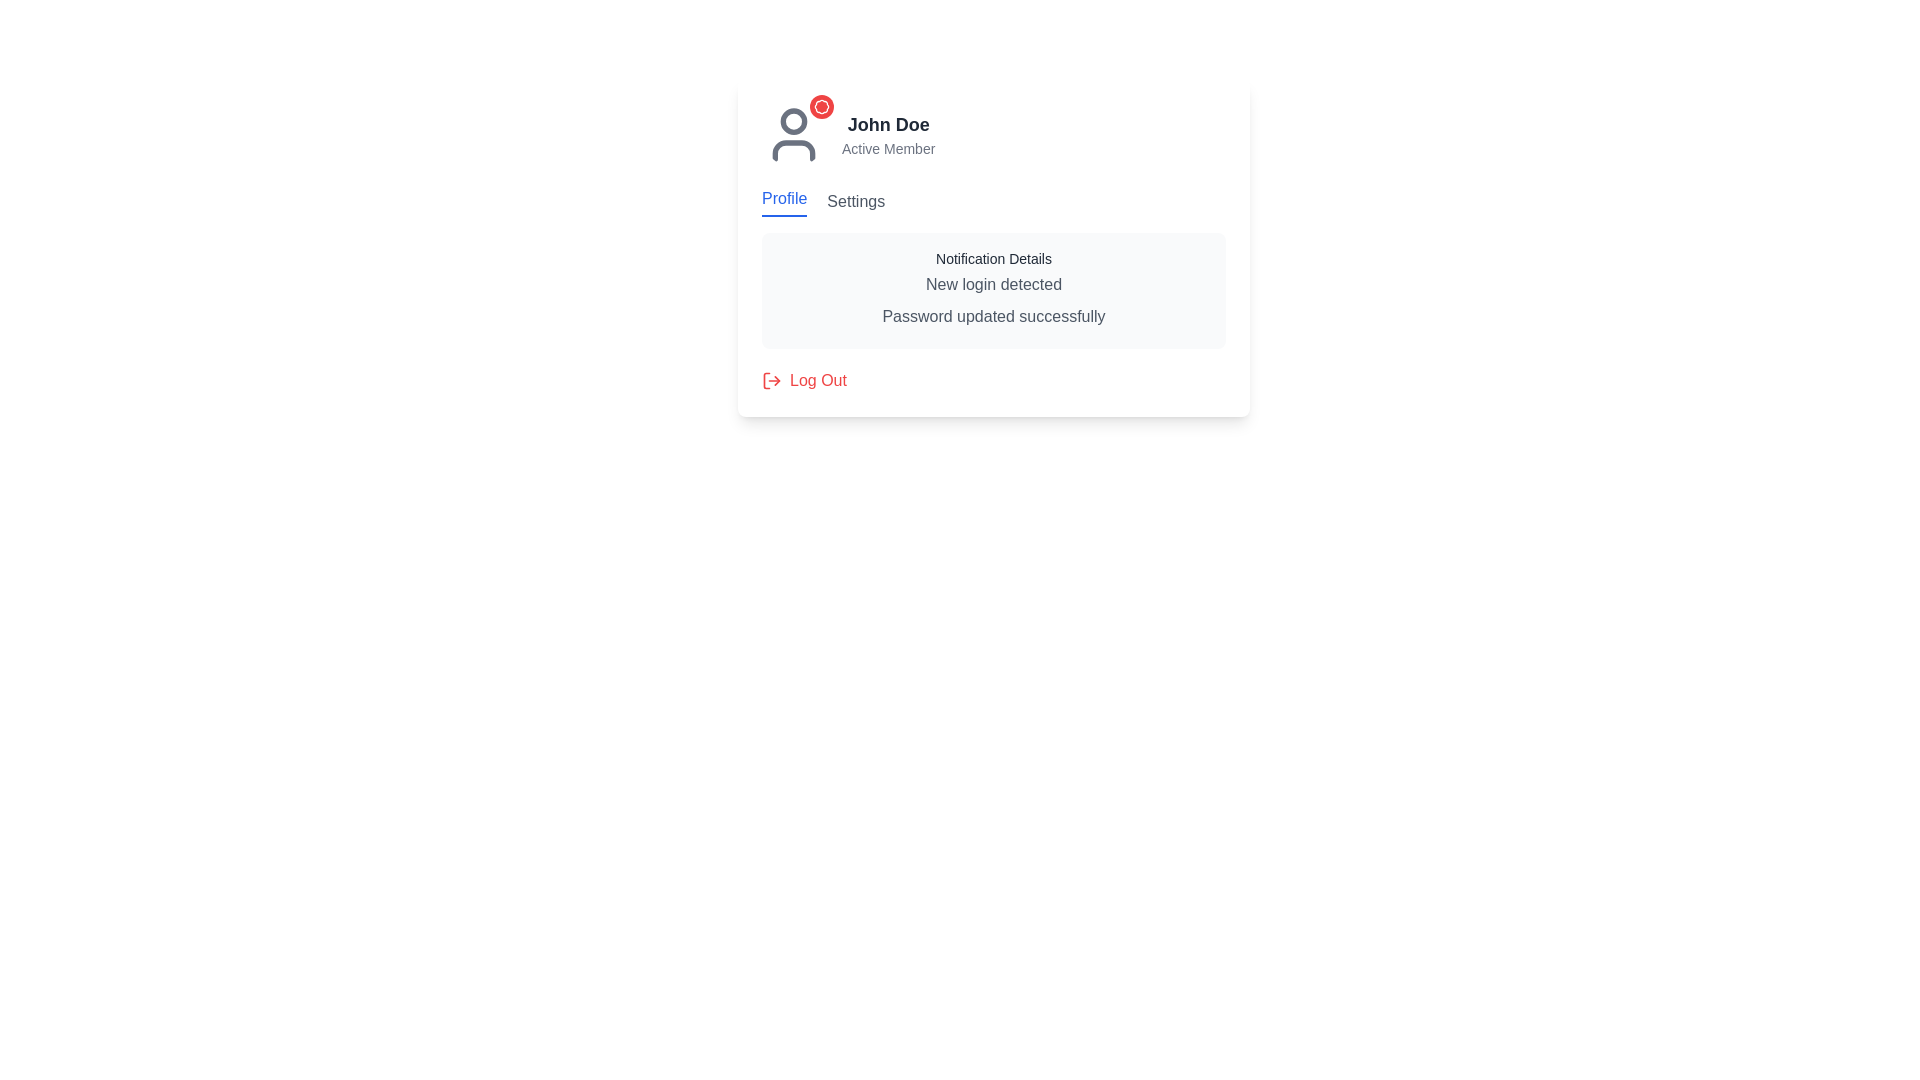 This screenshot has width=1920, height=1080. Describe the element at coordinates (887, 135) in the screenshot. I see `the text display component featuring the title 'John Doe' and subtitle 'Active Member', located in the upper-right section of the interface` at that location.